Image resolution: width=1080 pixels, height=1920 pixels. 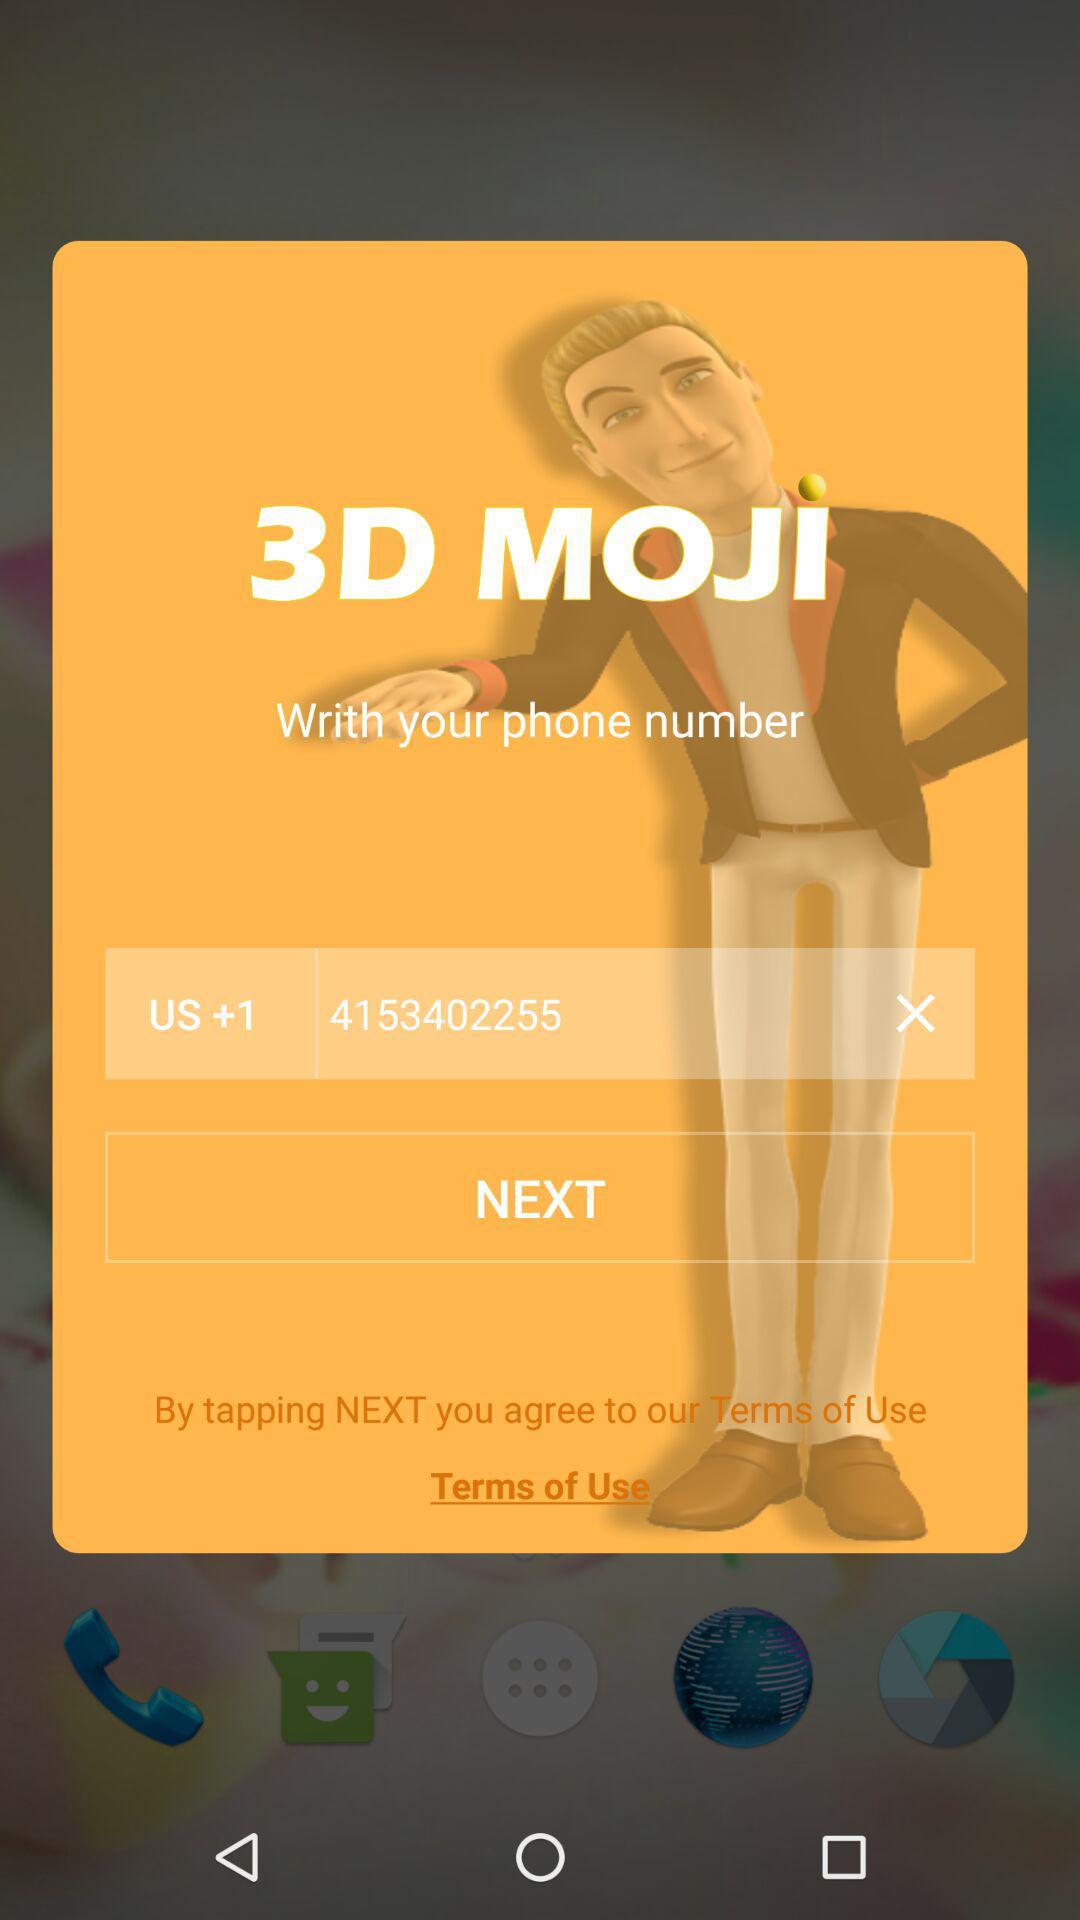 What do you see at coordinates (915, 1013) in the screenshot?
I see `item above the next button` at bounding box center [915, 1013].